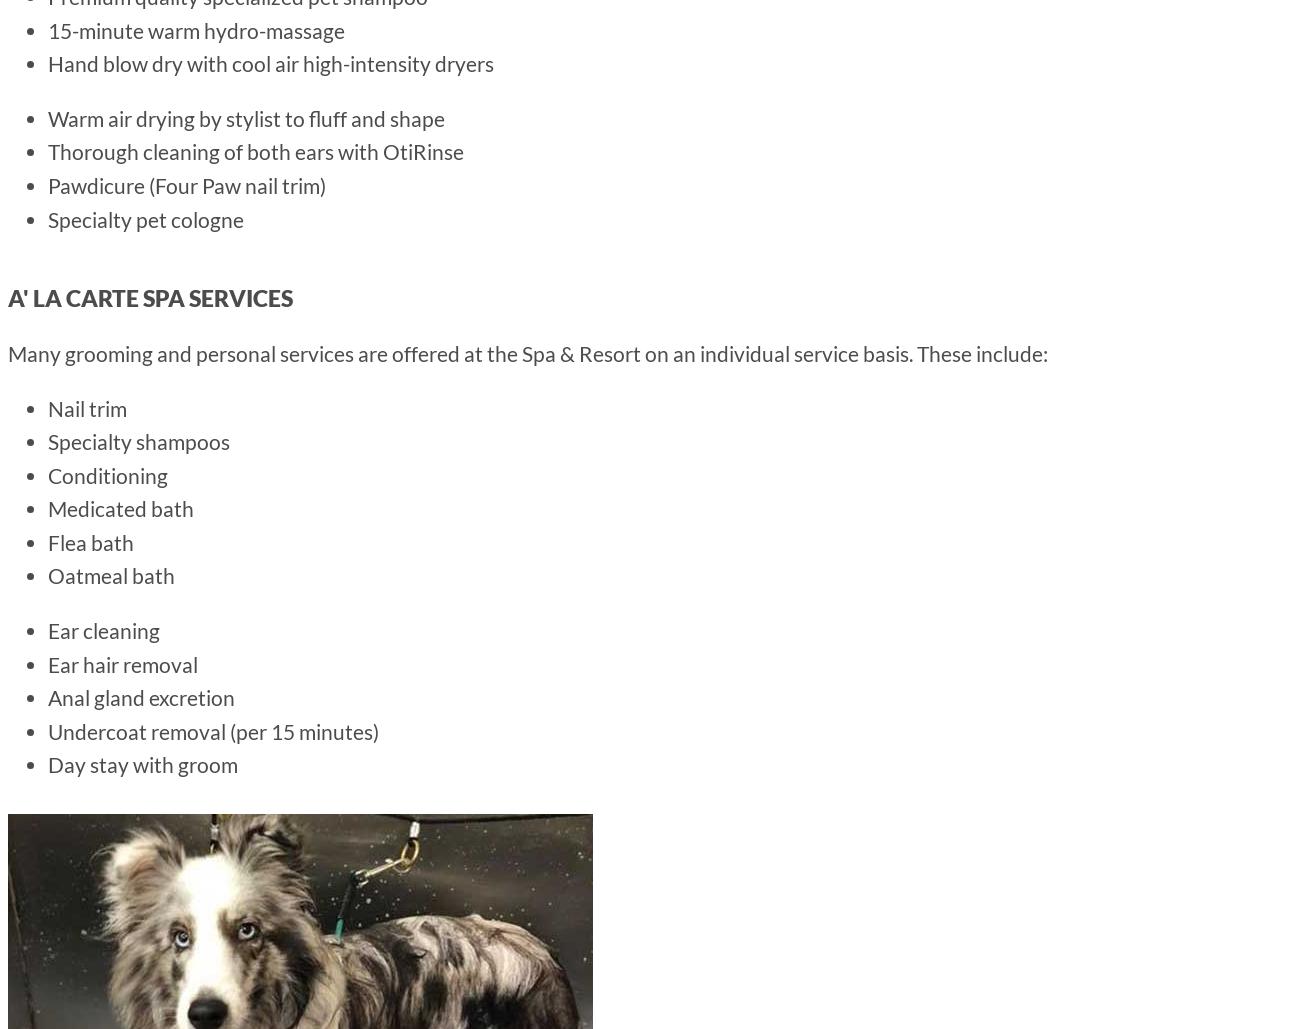 This screenshot has width=1300, height=1029. What do you see at coordinates (7, 352) in the screenshot?
I see `'Many grooming and personal services are offered at the Spa & Resort on an individual service basis. These include:'` at bounding box center [7, 352].